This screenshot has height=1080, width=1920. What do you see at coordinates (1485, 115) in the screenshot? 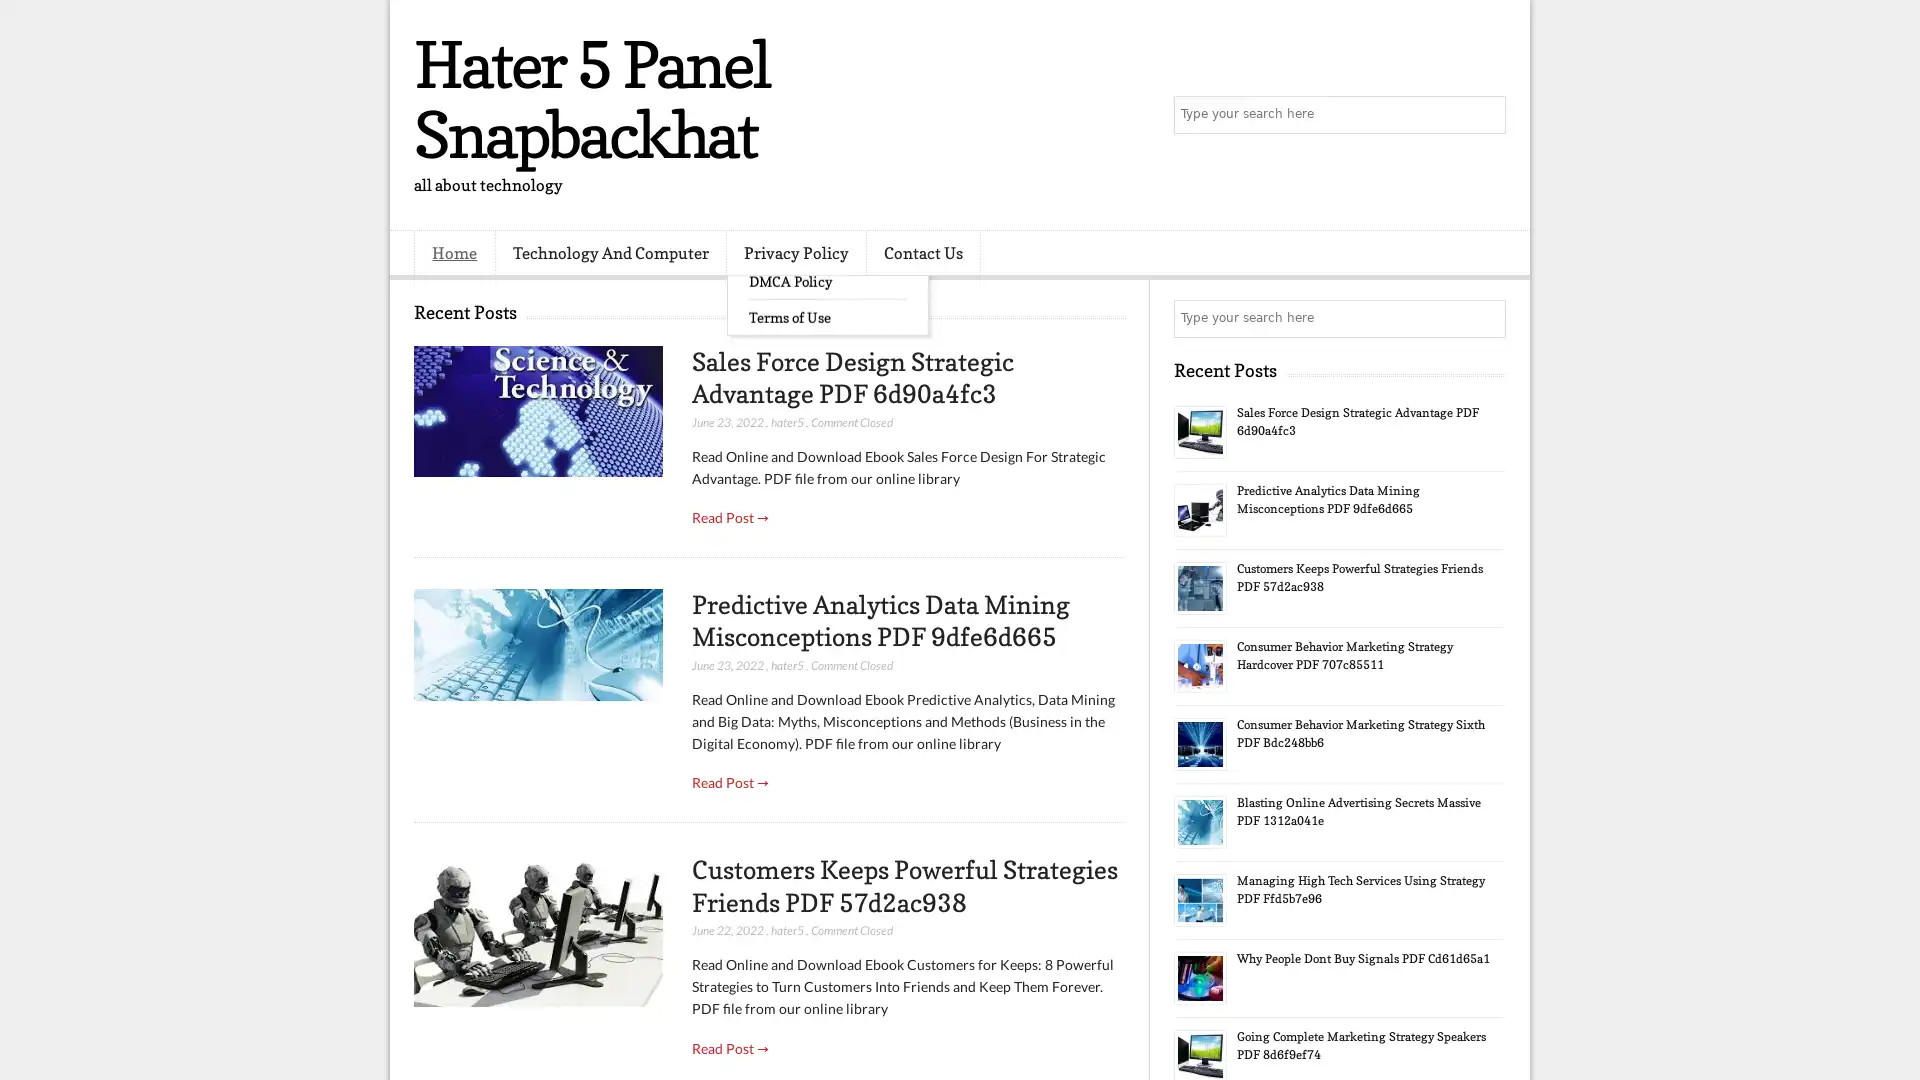
I see `Search` at bounding box center [1485, 115].